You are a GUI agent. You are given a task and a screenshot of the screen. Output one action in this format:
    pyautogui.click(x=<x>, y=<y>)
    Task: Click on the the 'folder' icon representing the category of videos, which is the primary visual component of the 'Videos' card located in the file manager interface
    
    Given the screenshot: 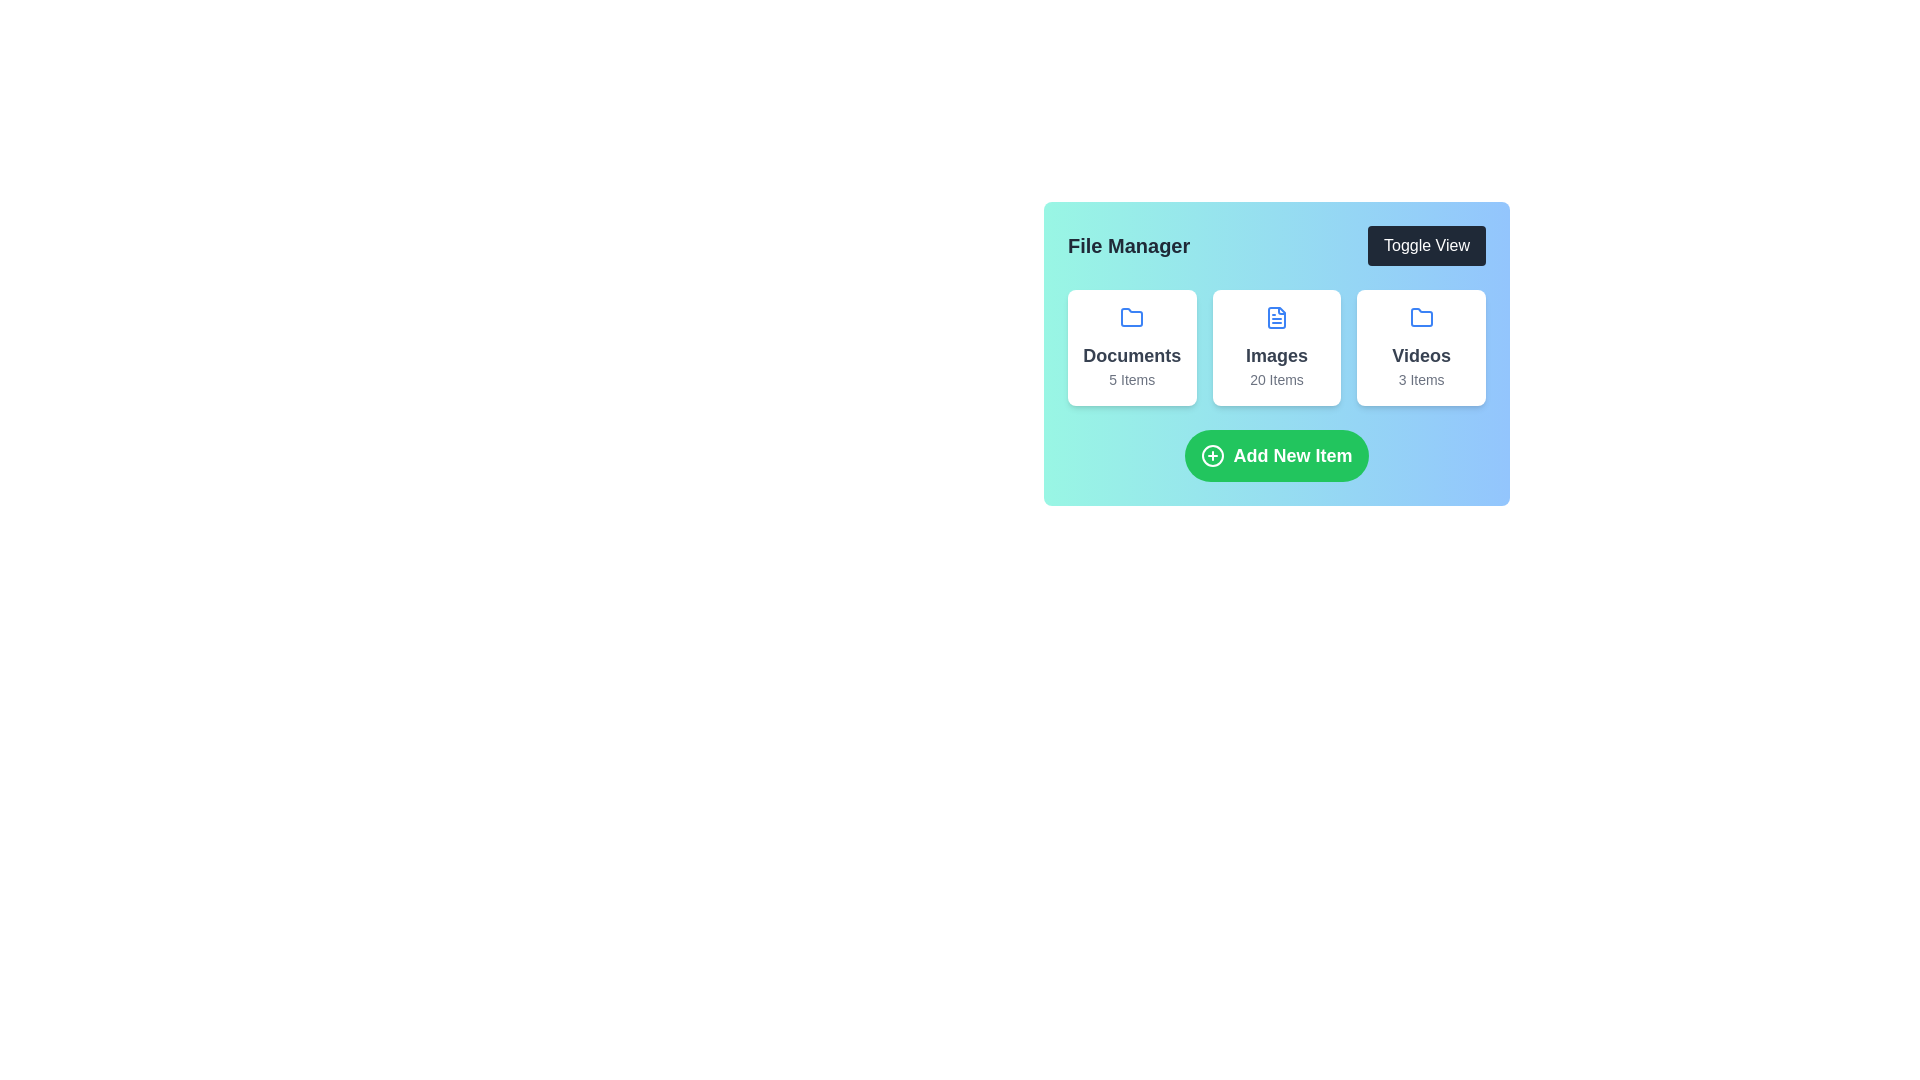 What is the action you would take?
    pyautogui.click(x=1420, y=316)
    